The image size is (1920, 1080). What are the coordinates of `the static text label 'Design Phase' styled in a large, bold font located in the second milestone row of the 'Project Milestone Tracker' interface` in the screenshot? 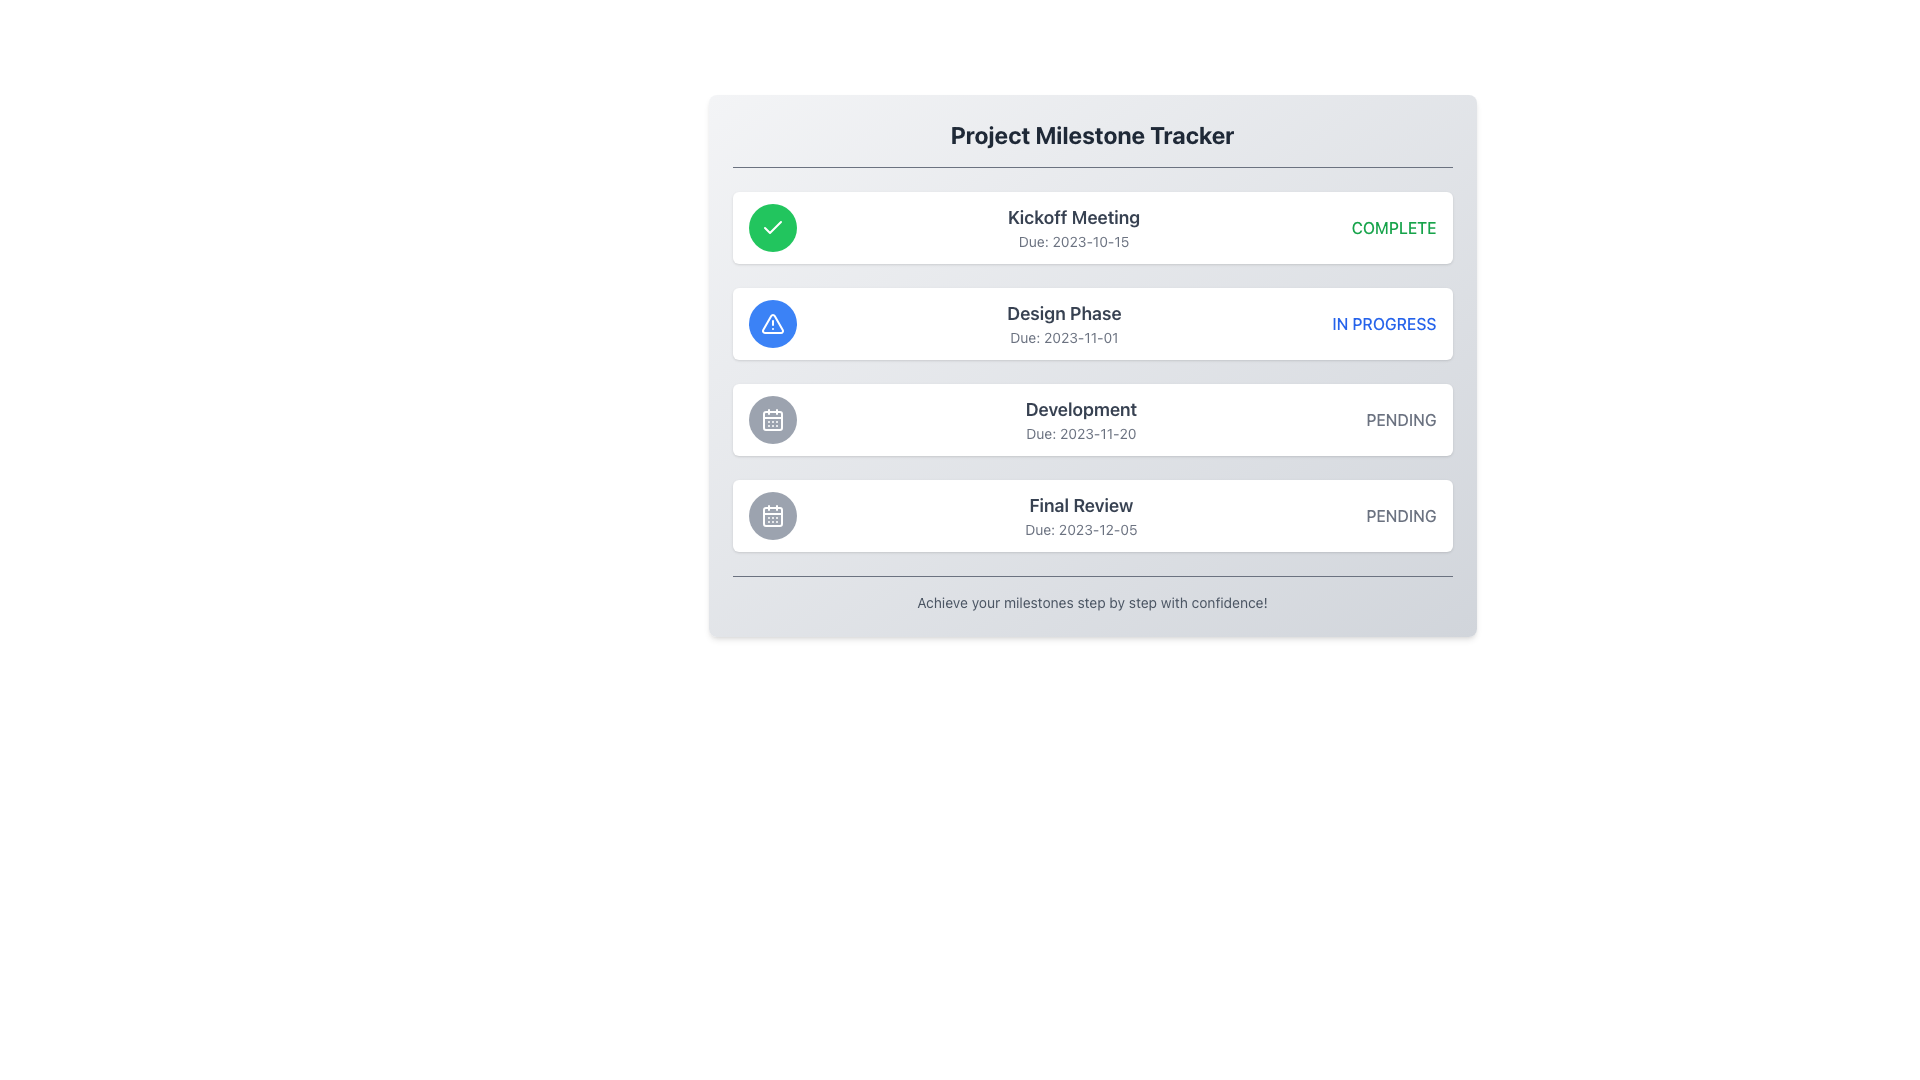 It's located at (1063, 313).